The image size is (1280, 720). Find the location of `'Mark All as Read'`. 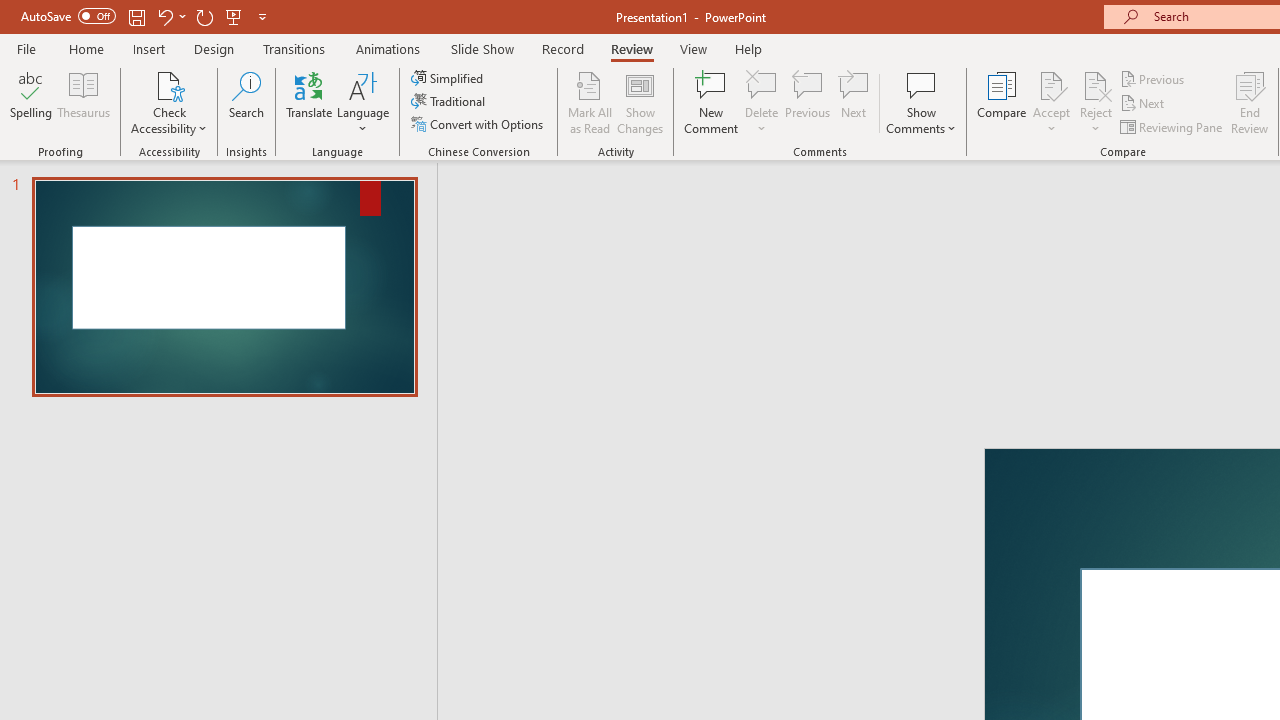

'Mark All as Read' is located at coordinates (589, 103).